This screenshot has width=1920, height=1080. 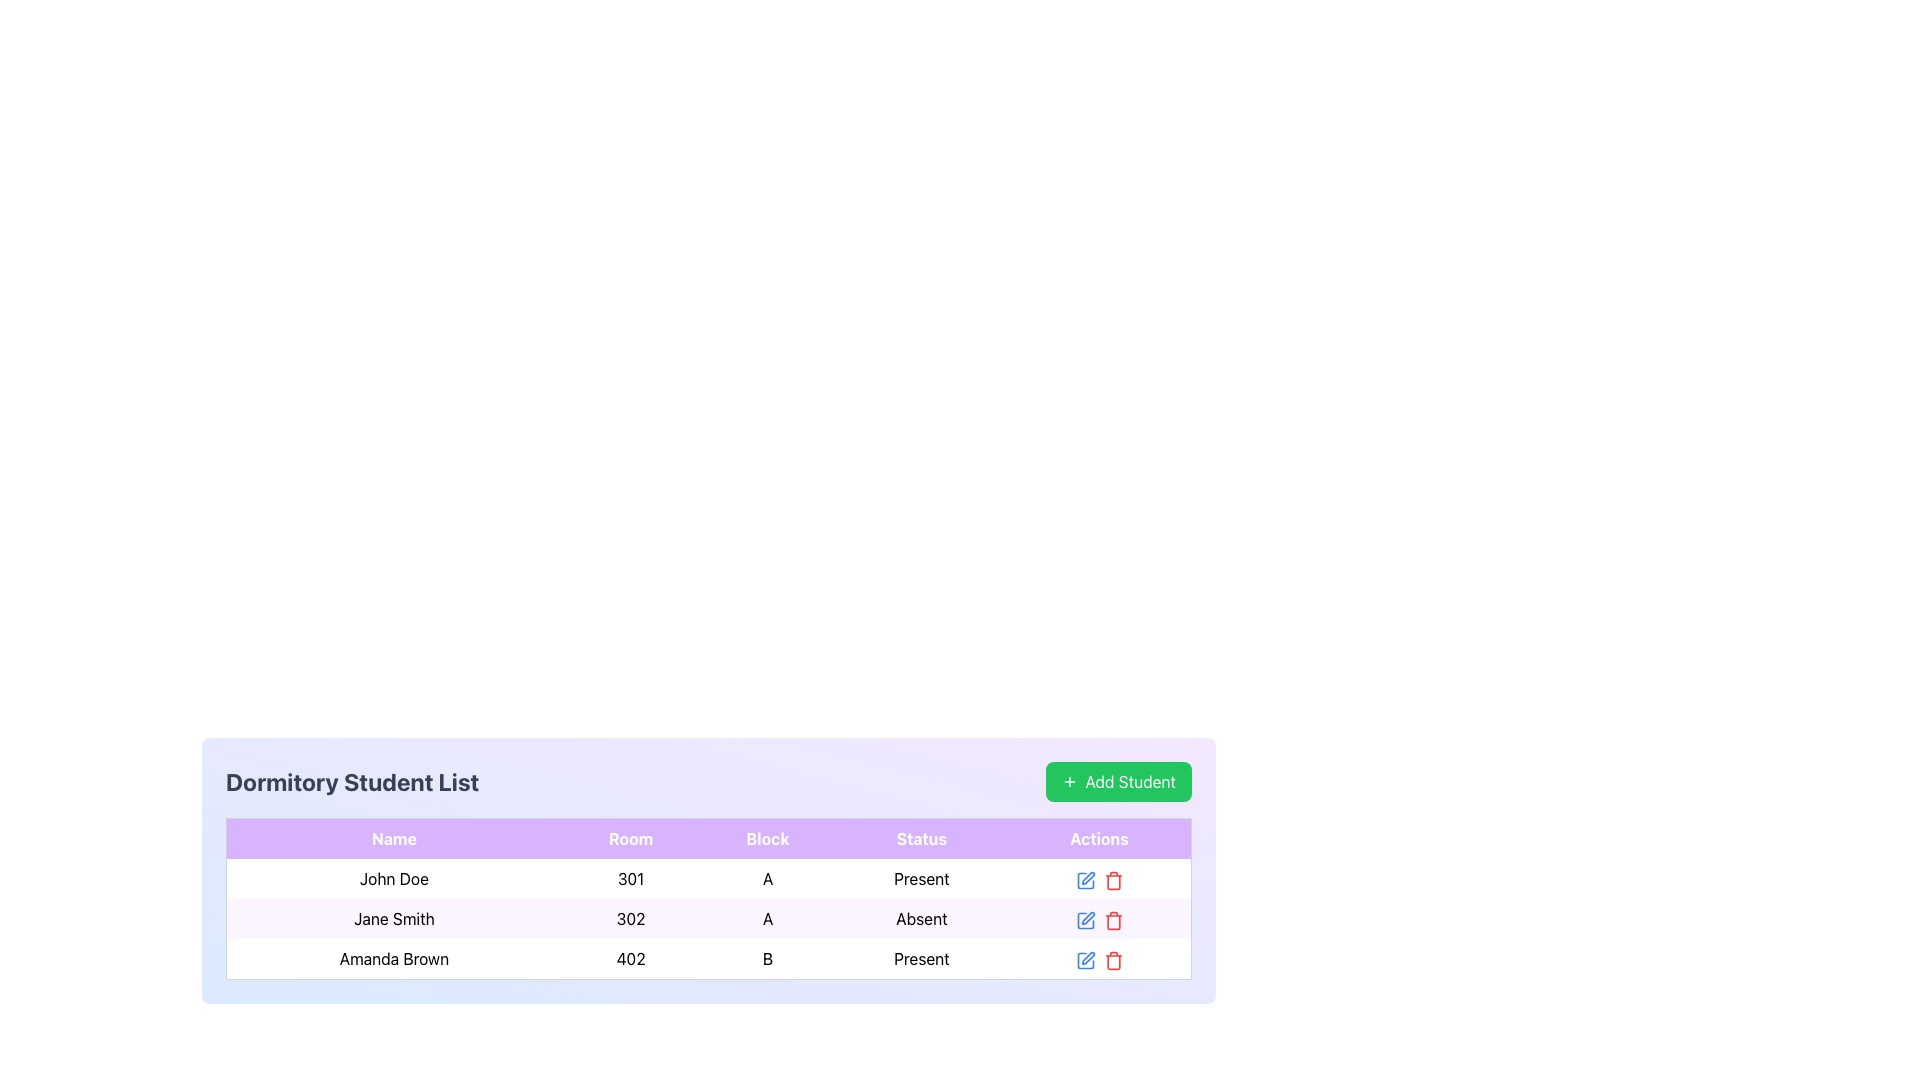 I want to click on the blue edit icon styled as a square with a pen located in the 'Actions' column of the first row in the table, so click(x=1084, y=878).